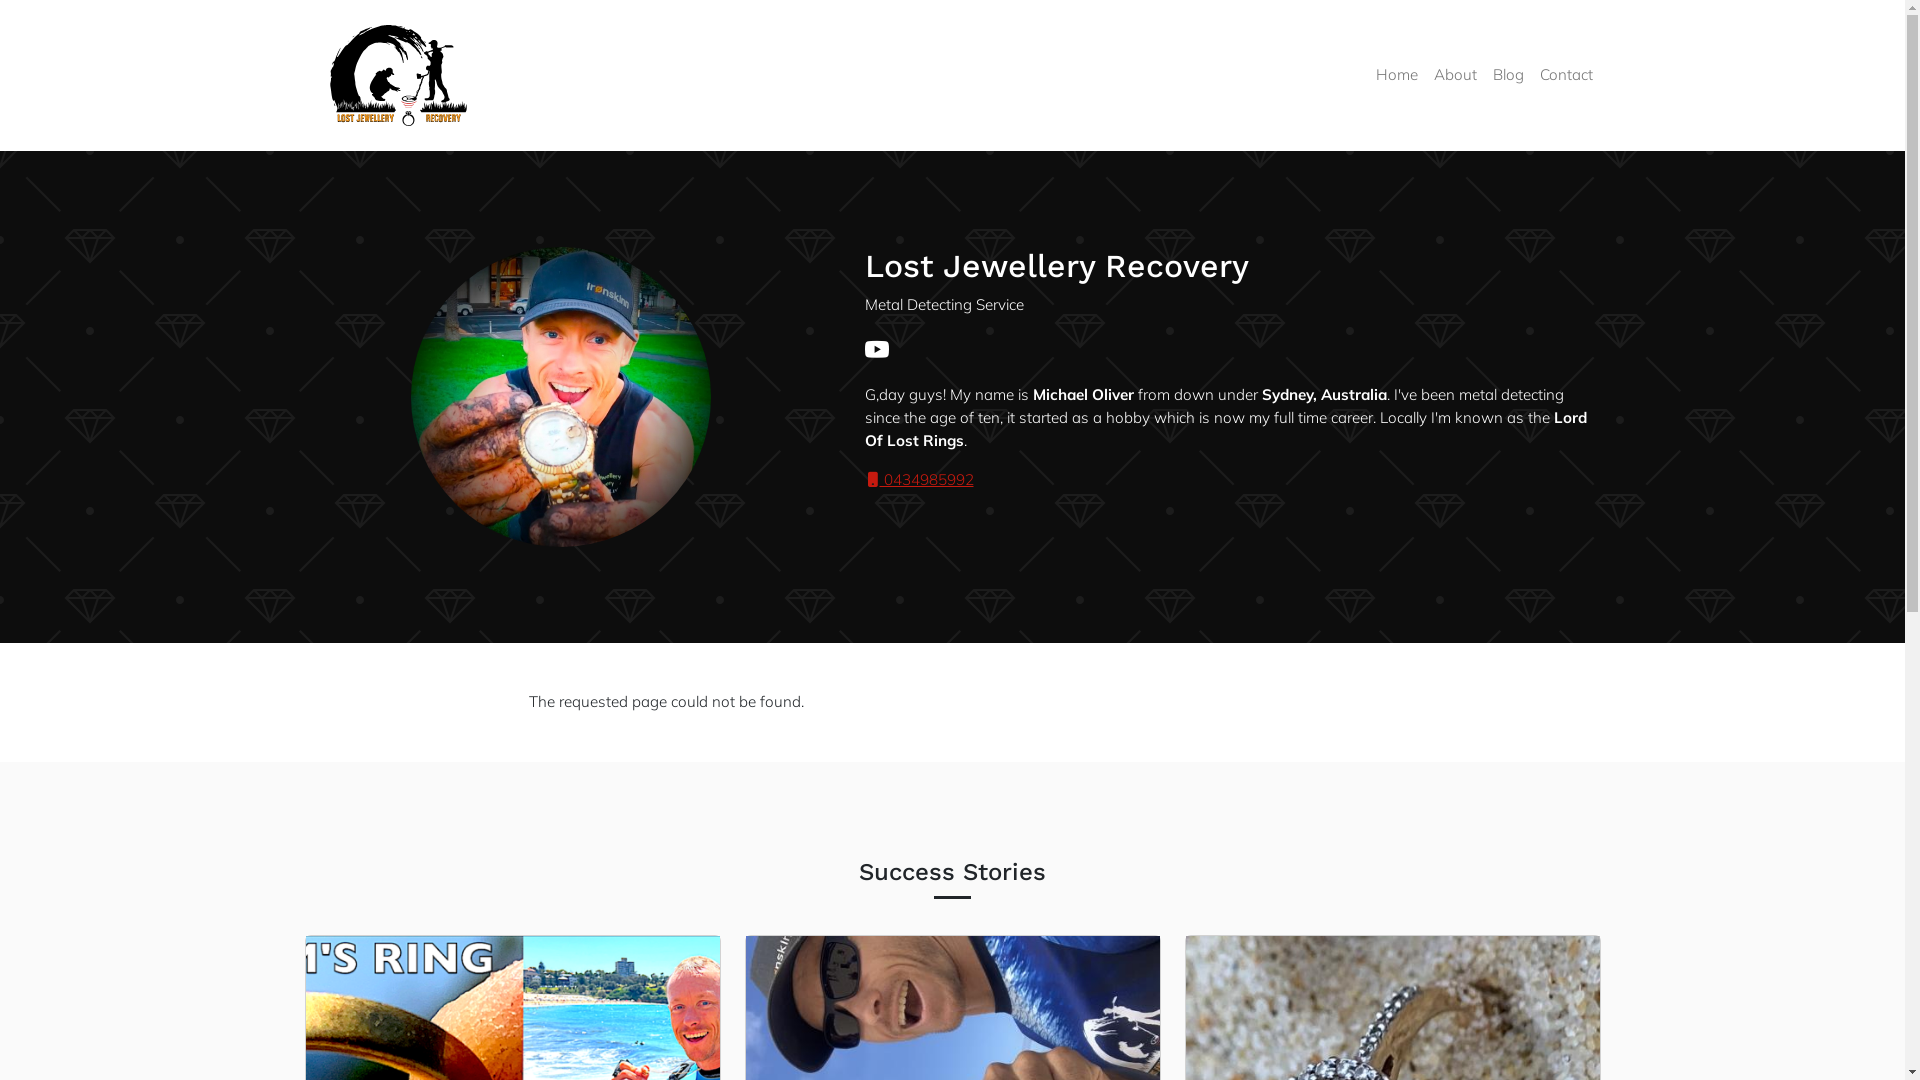 The image size is (1920, 1080). I want to click on 'Contact', so click(1565, 74).